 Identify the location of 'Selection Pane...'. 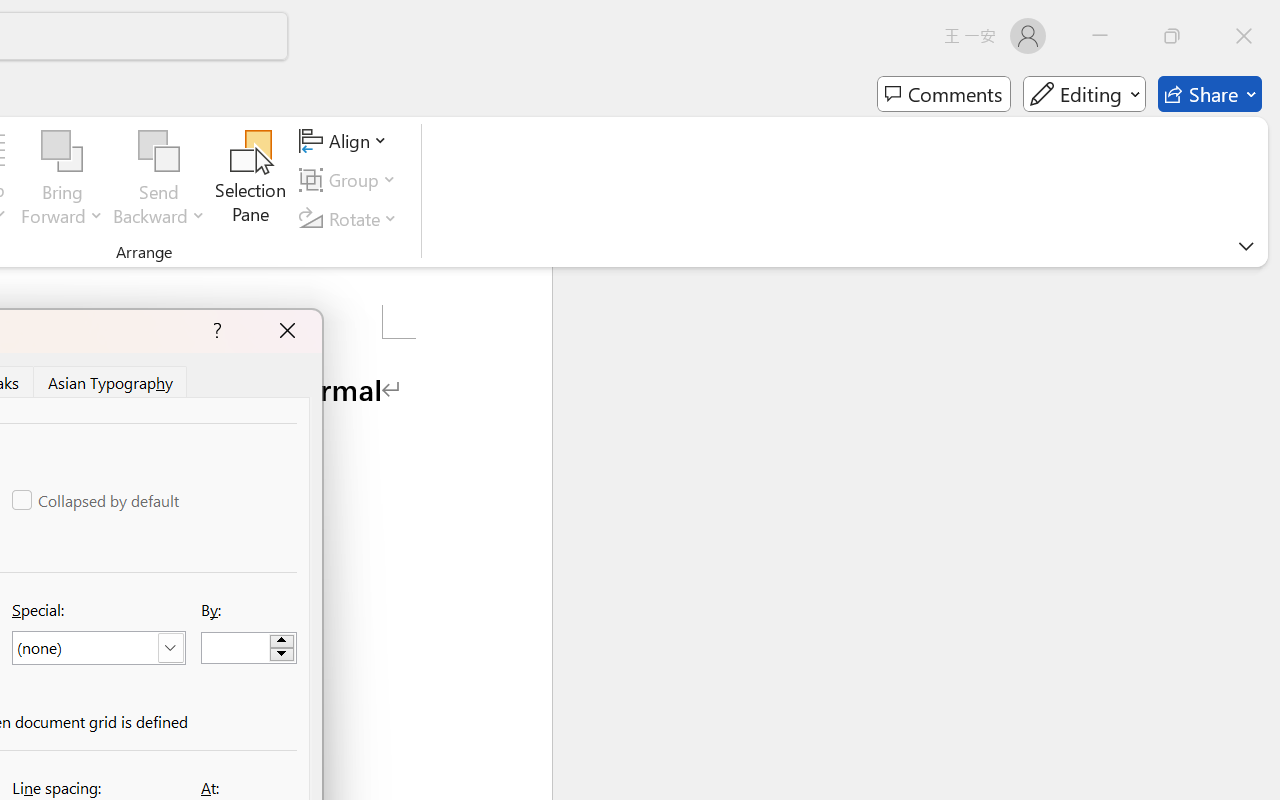
(250, 179).